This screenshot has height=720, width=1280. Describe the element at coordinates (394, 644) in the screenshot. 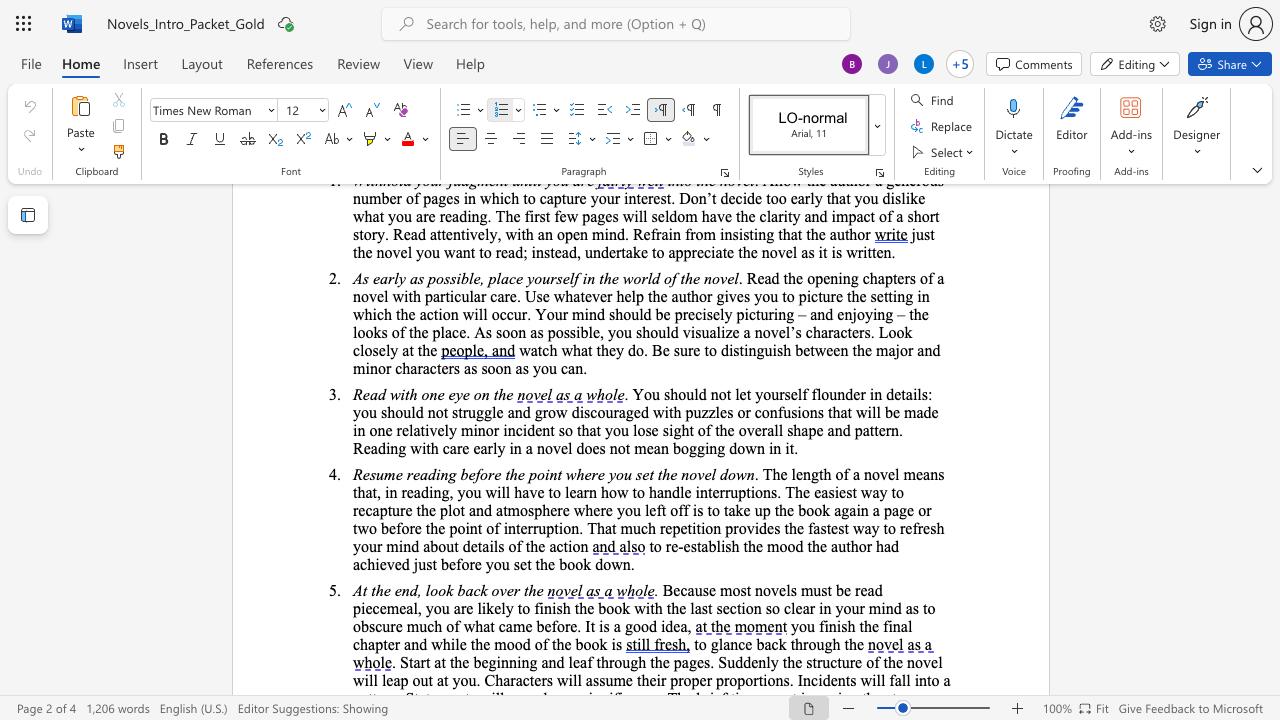

I see `the space between the continuous character "e" and "r" in the text` at that location.